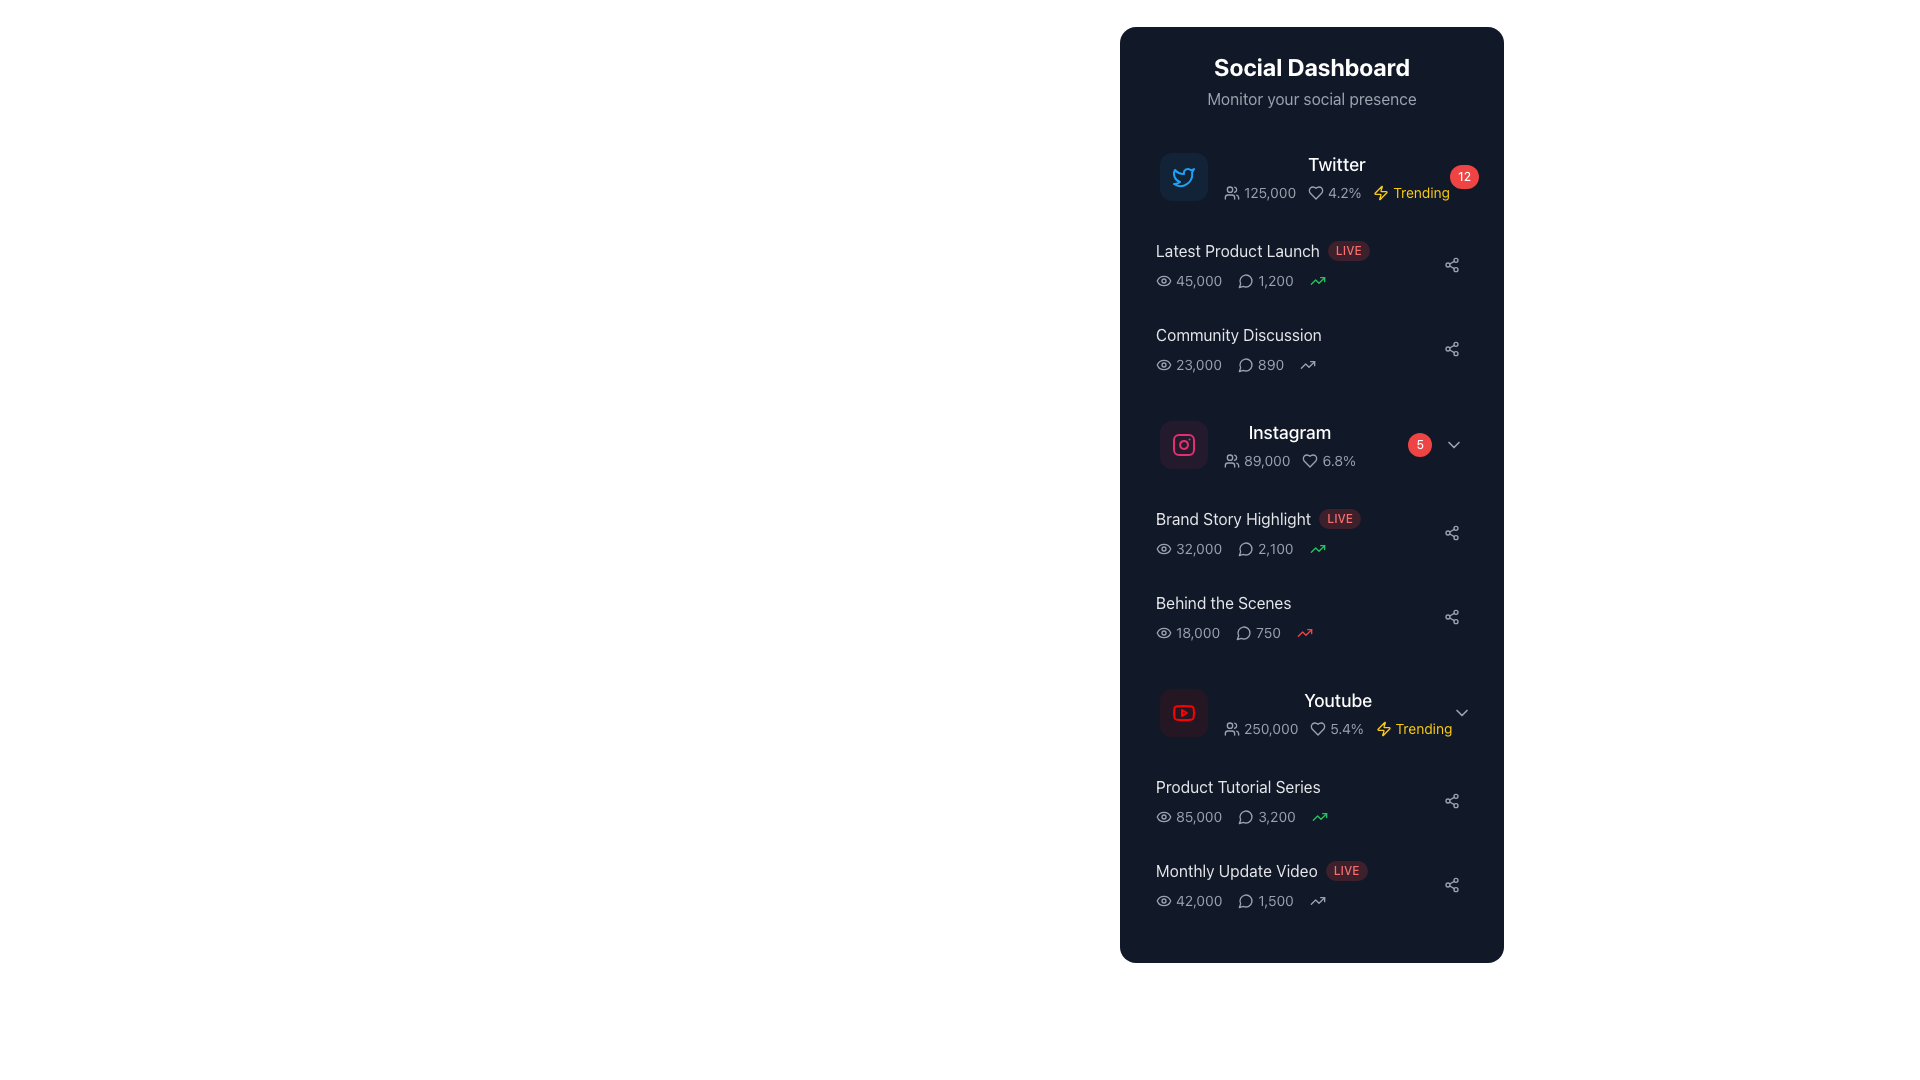  I want to click on the followers icon located to the left of the numeric text '89,000' in the Instagram row within the Social Dashboard, so click(1231, 461).